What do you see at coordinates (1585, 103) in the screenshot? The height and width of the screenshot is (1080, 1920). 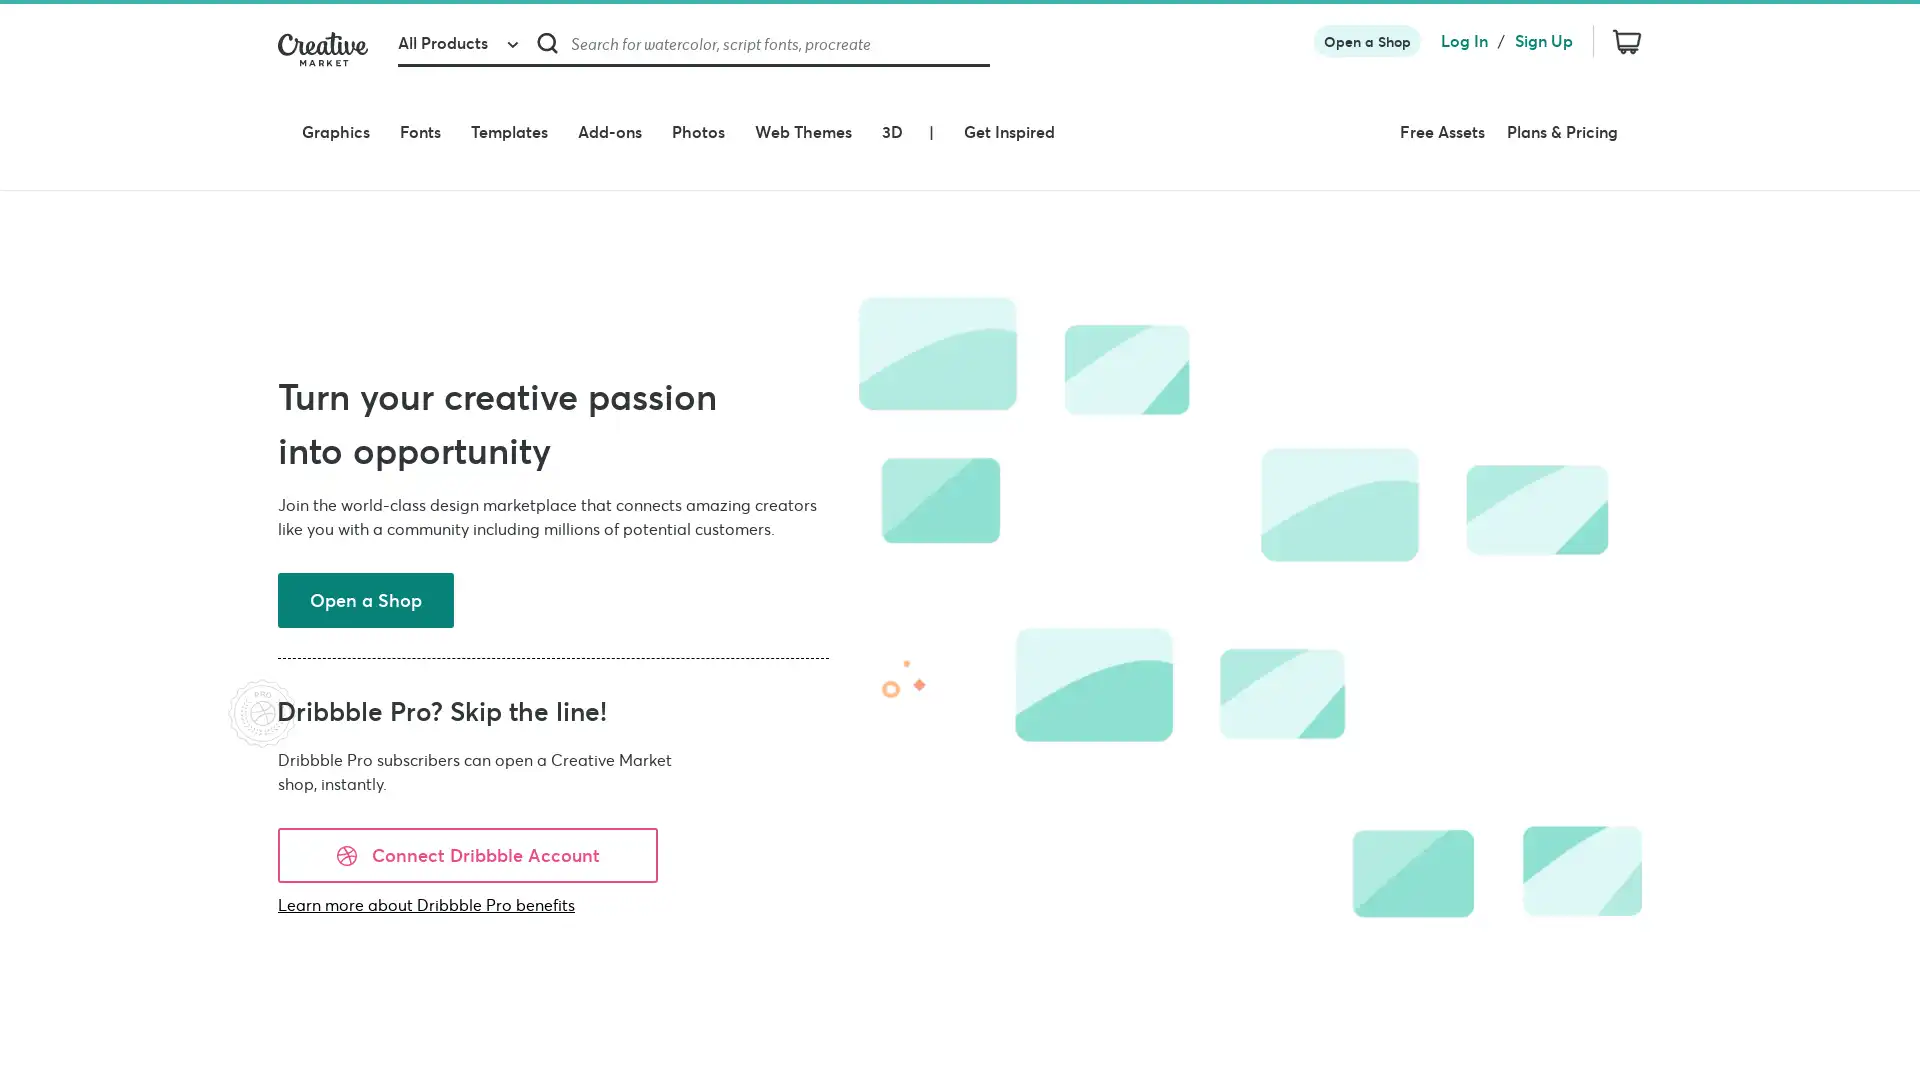 I see `Plans & Pricing` at bounding box center [1585, 103].